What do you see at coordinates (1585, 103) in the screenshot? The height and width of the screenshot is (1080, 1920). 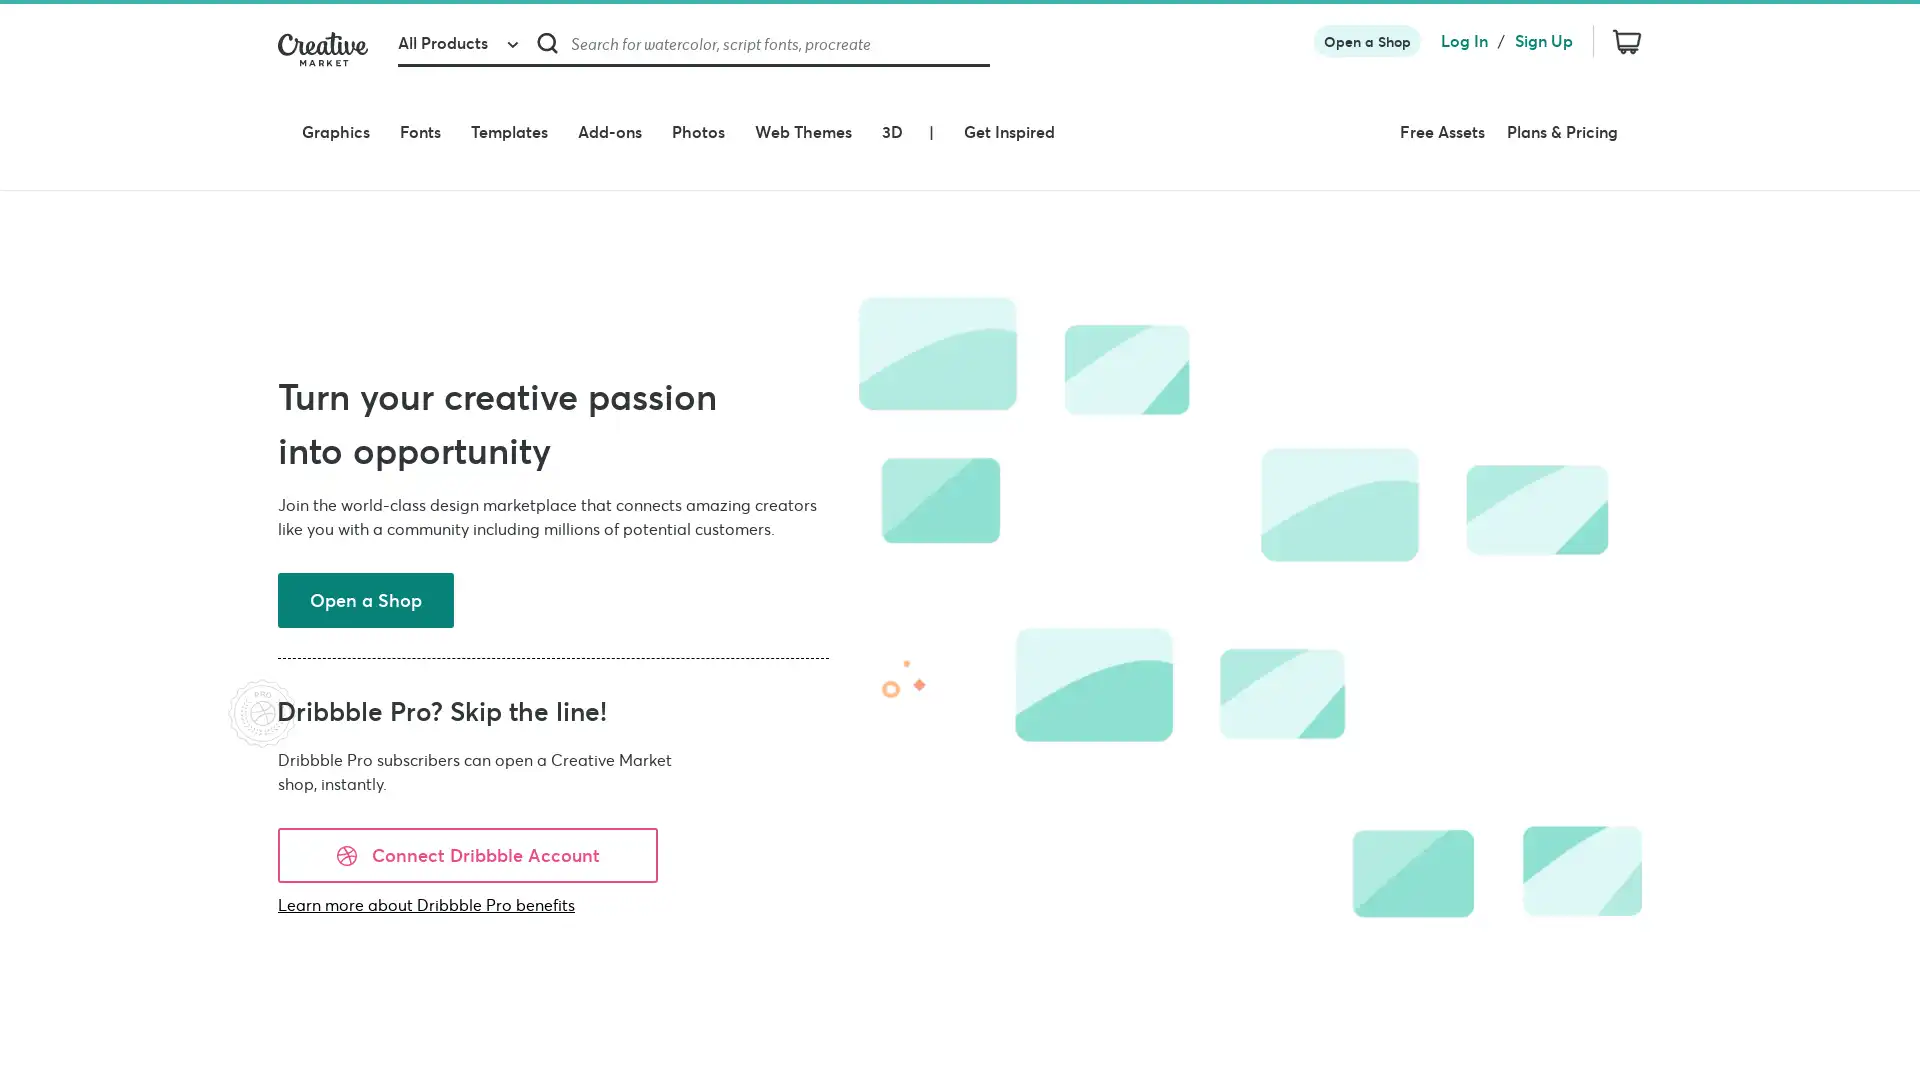 I see `Plans & Pricing` at bounding box center [1585, 103].